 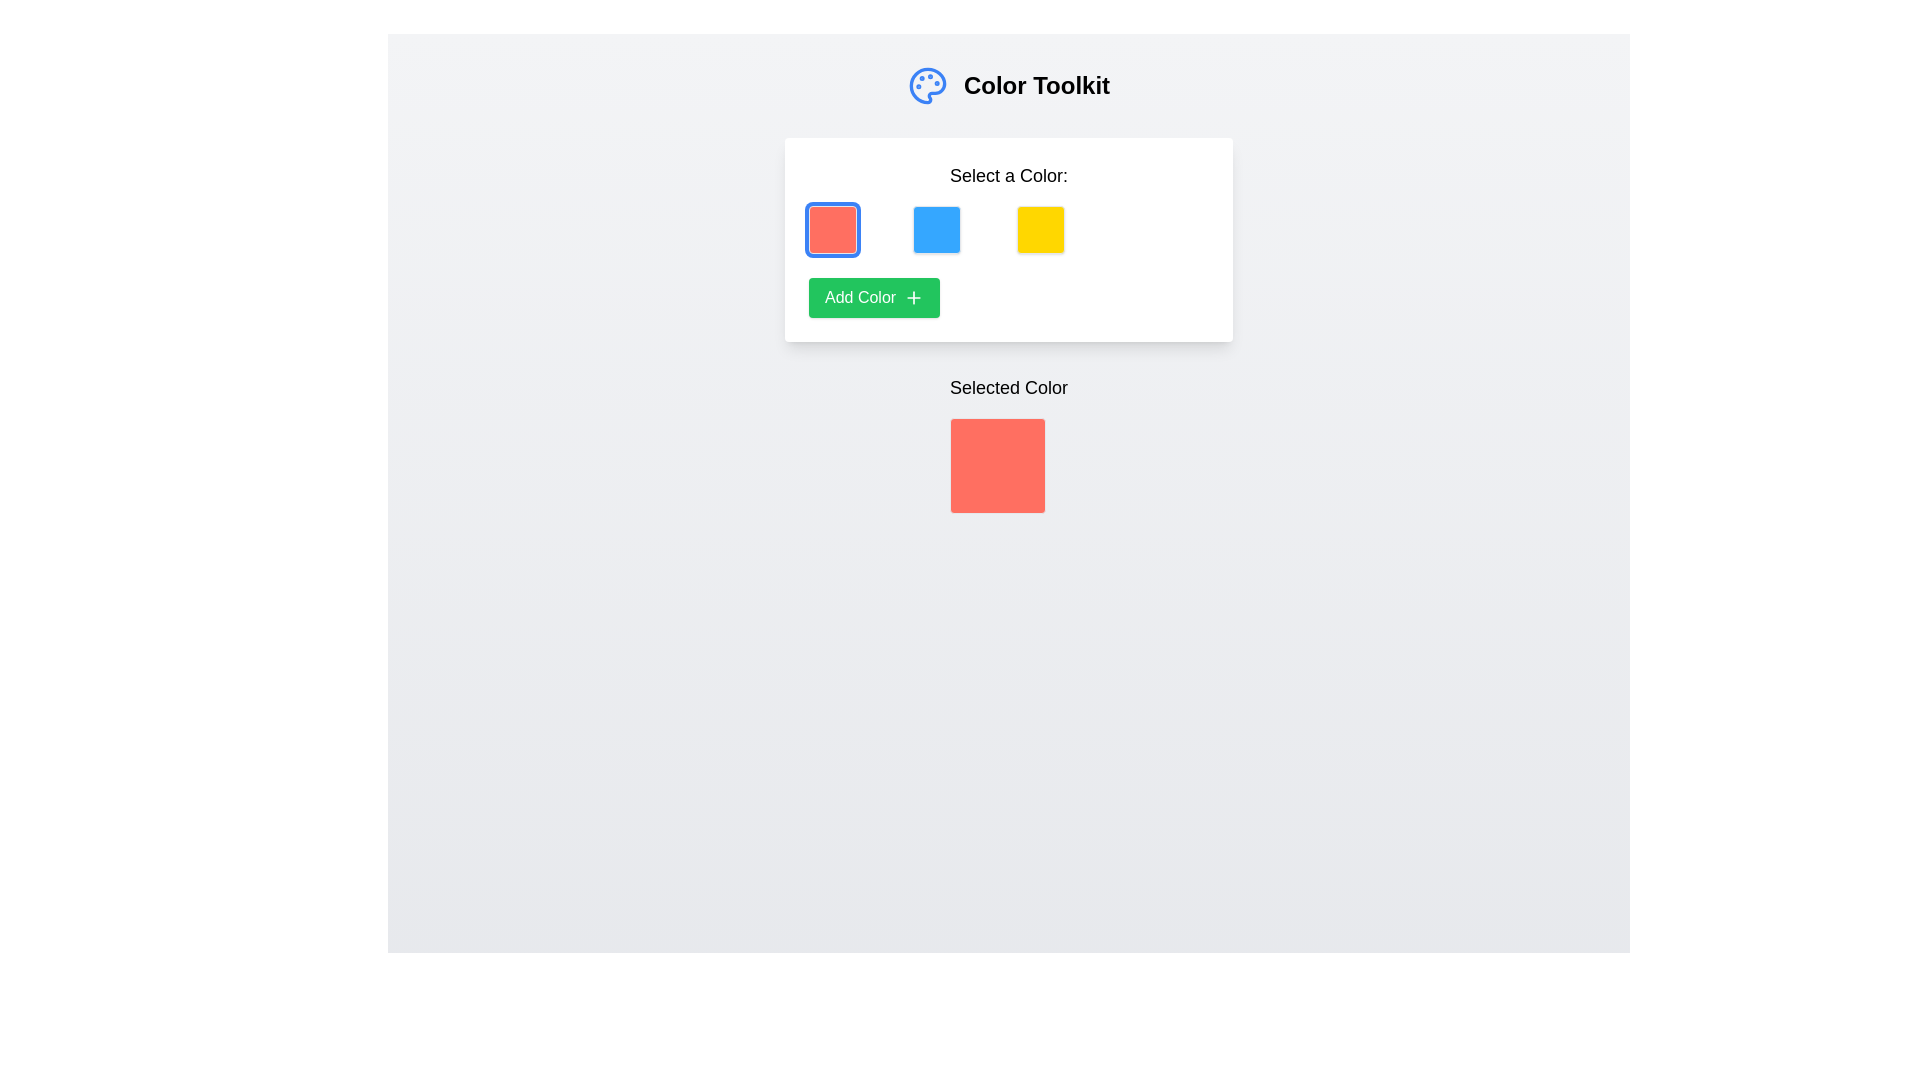 What do you see at coordinates (874, 297) in the screenshot?
I see `the 'Add Color' button located at the bottom of the 'Select a Color:' card` at bounding box center [874, 297].